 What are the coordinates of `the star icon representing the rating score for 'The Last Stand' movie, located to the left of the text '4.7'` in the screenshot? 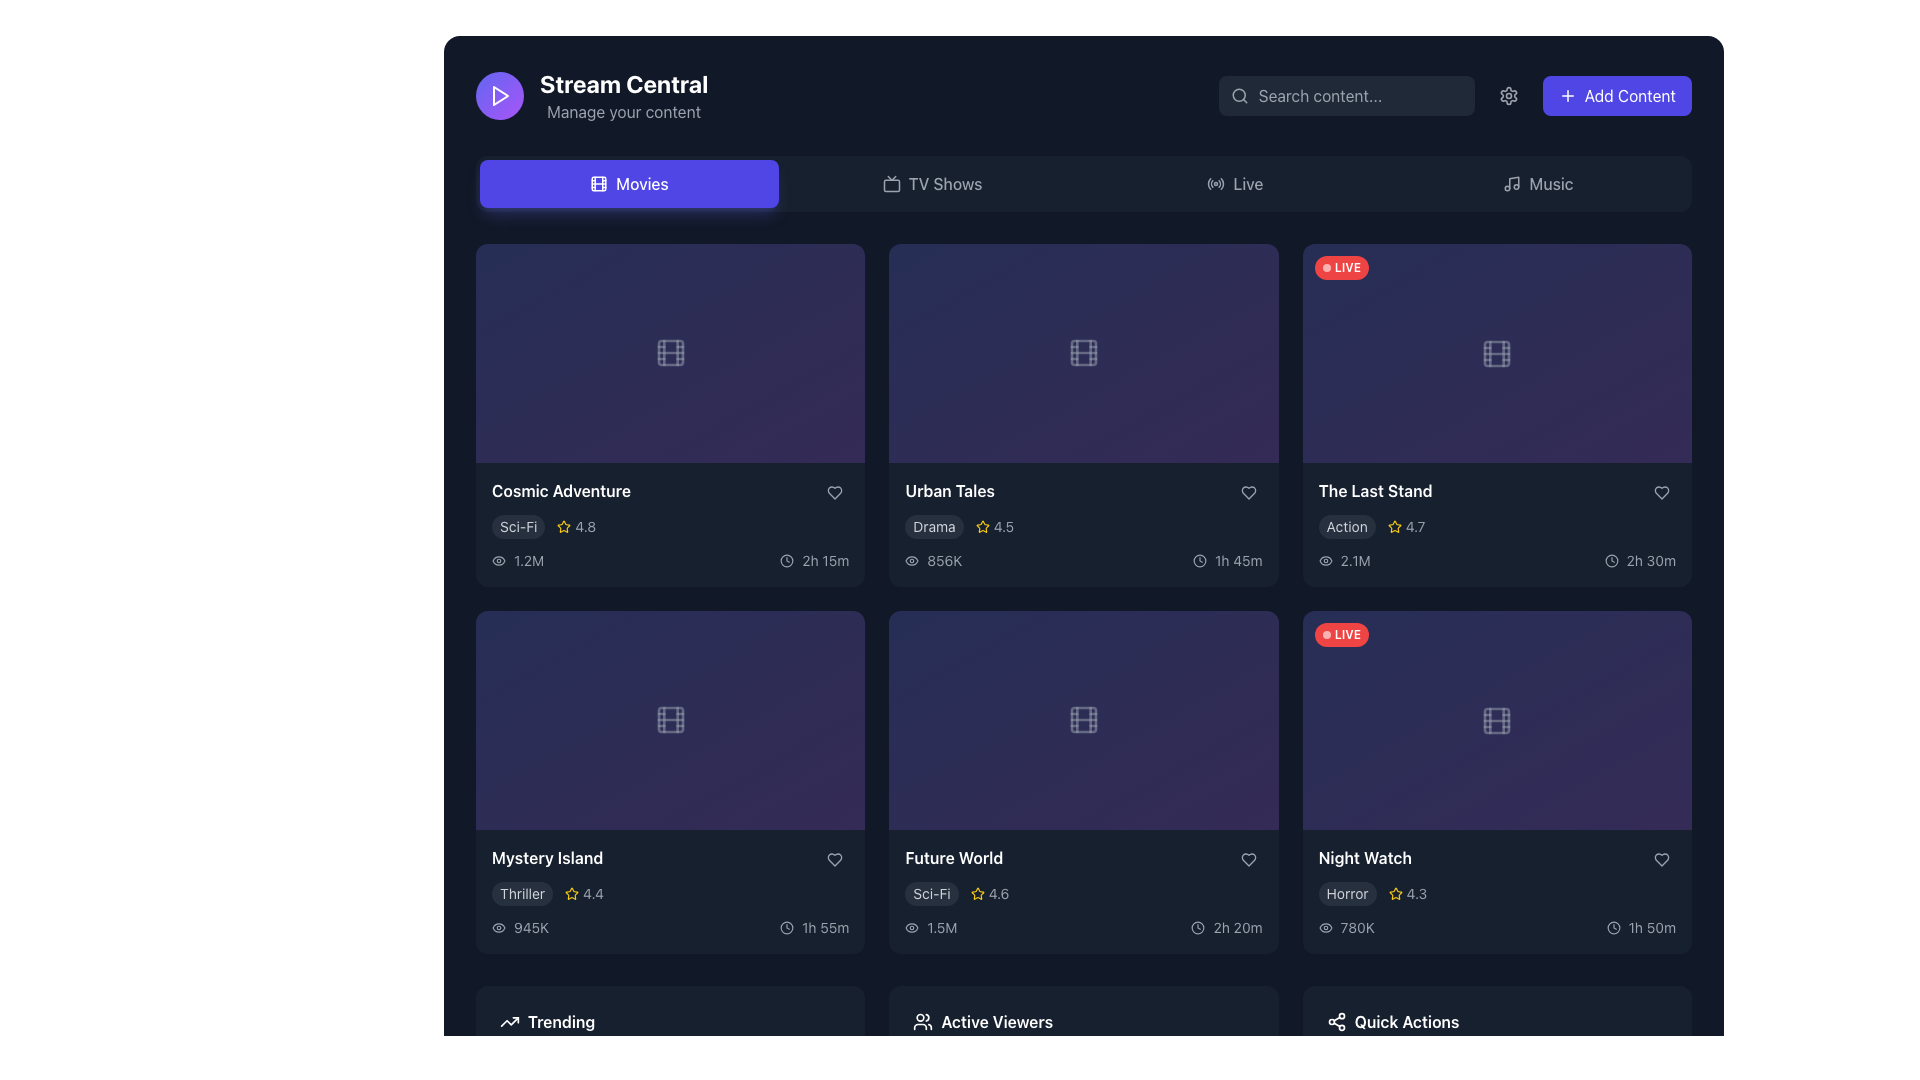 It's located at (1393, 526).